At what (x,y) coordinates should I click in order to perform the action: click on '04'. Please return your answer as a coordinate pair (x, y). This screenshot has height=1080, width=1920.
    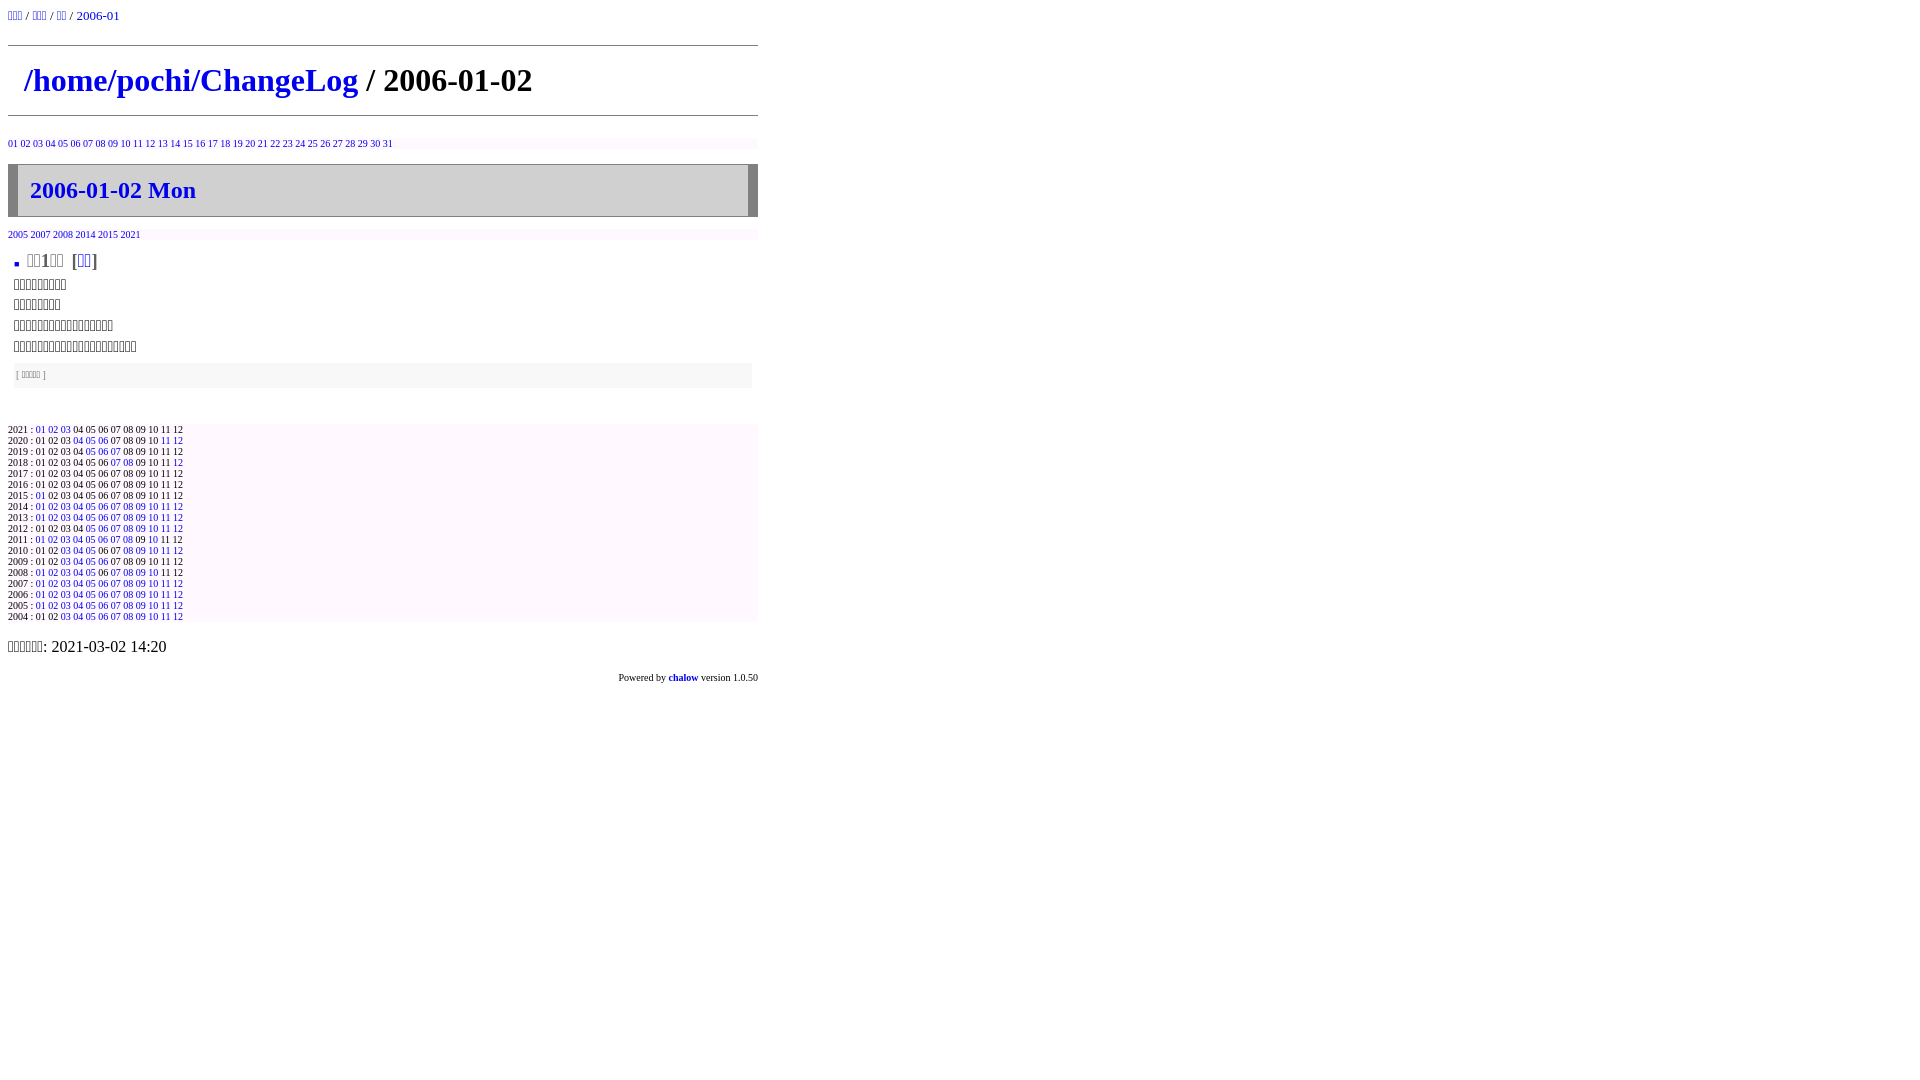
    Looking at the image, I should click on (51, 142).